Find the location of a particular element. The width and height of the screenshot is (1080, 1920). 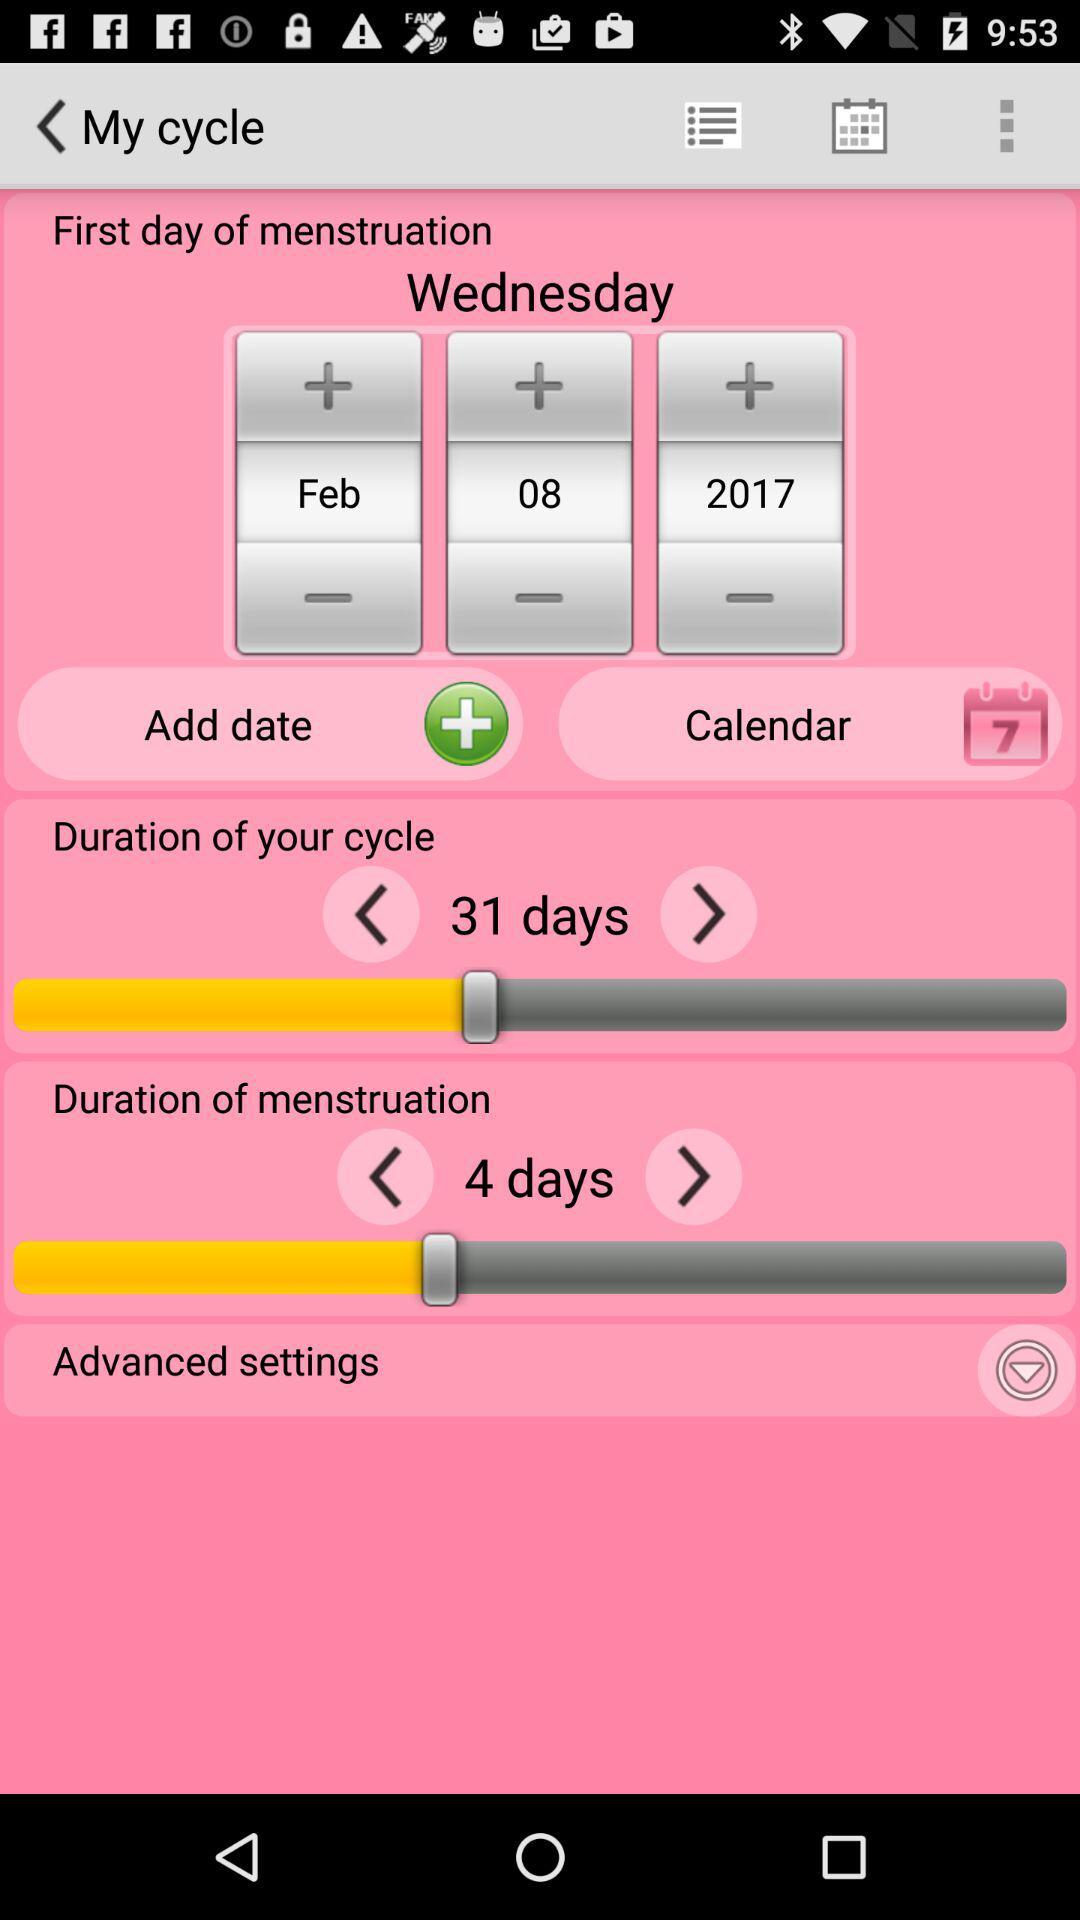

show advanced settings is located at coordinates (1026, 1369).